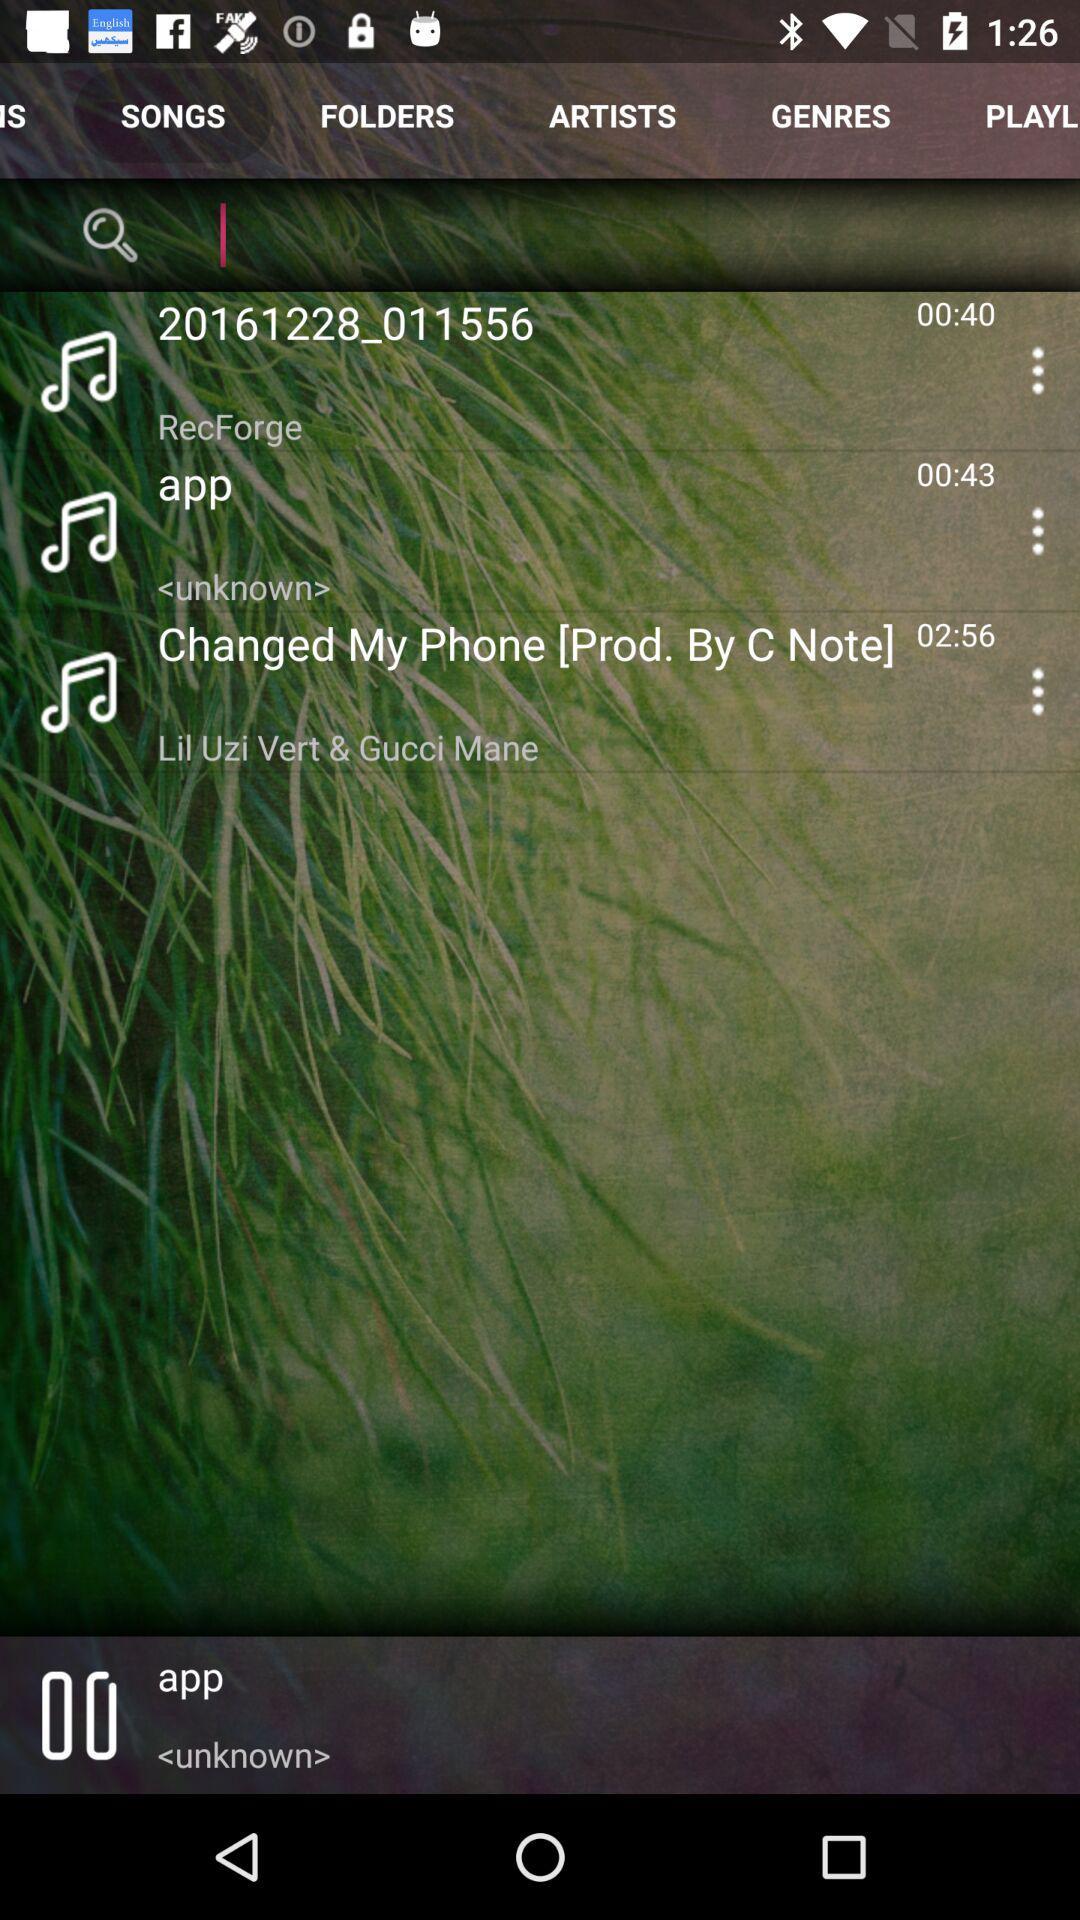 Image resolution: width=1080 pixels, height=1920 pixels. Describe the element at coordinates (77, 1714) in the screenshot. I see `the pause icon` at that location.